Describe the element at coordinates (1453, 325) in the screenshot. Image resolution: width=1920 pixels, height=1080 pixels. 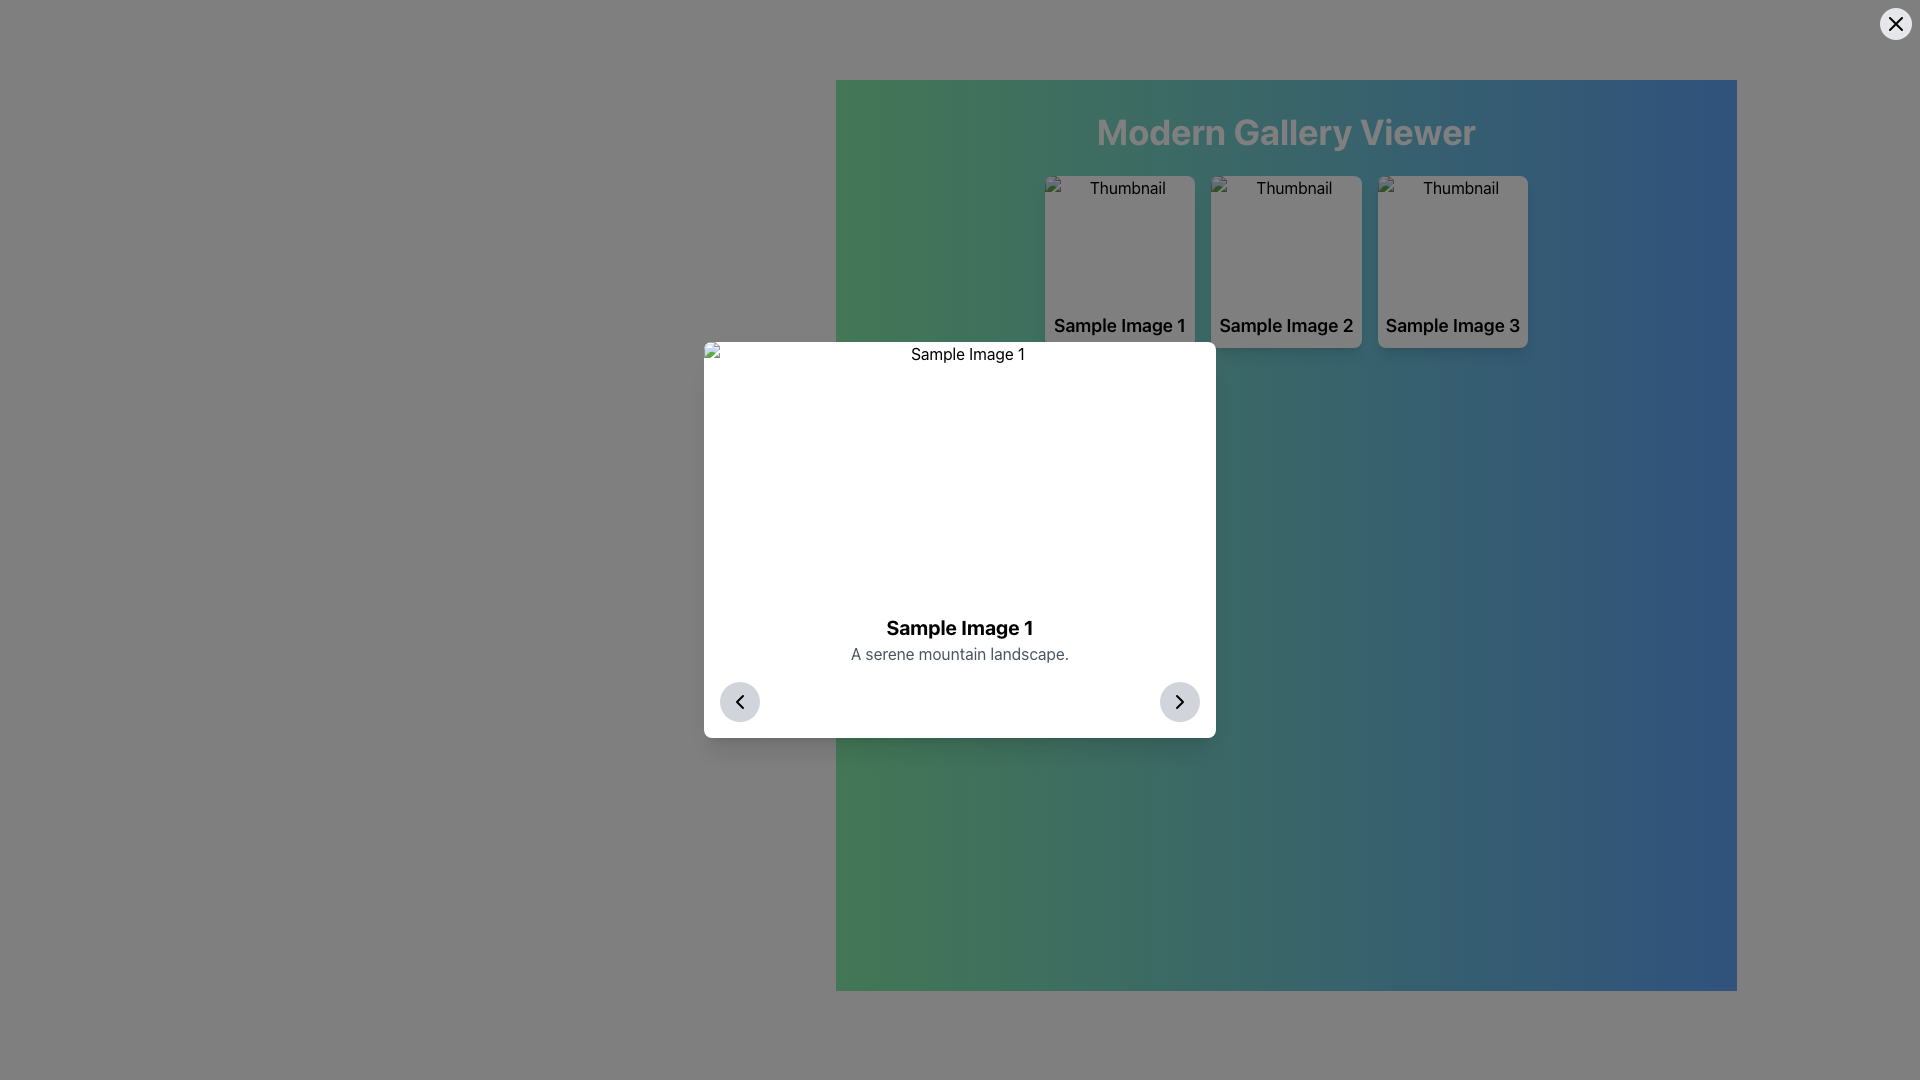
I see `the text label that reads 'Sample Image 3' located in the lower section of the third card in a row of three cards` at that location.